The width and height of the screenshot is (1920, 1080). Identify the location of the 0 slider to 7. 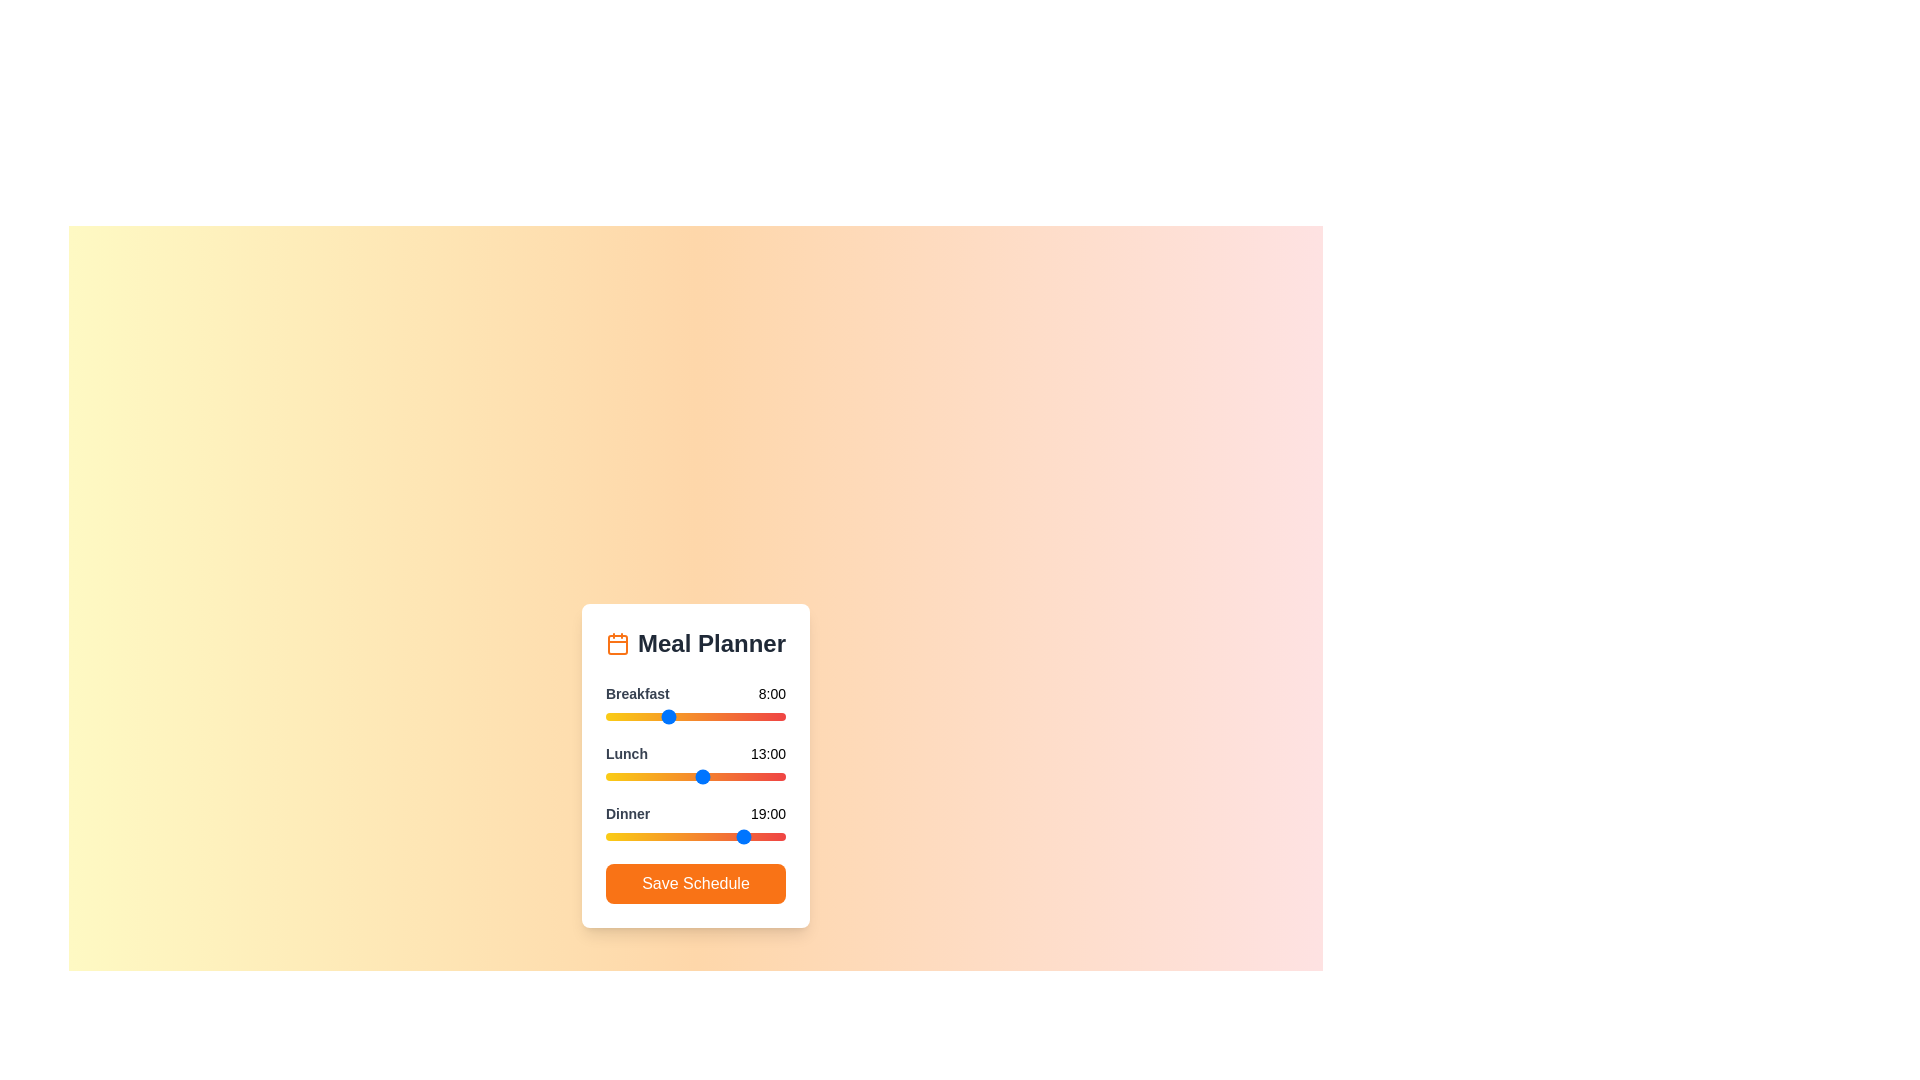
(658, 716).